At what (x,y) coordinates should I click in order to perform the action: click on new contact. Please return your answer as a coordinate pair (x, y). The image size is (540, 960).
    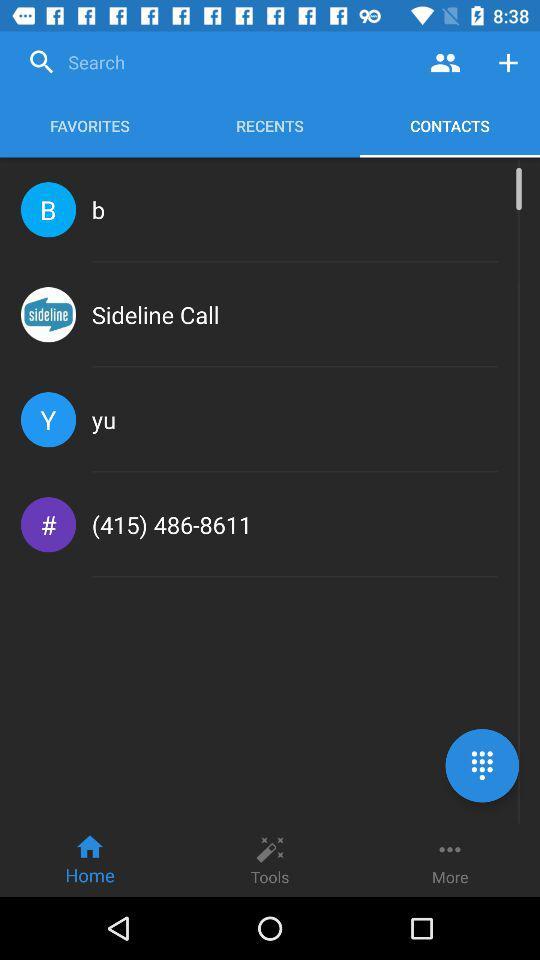
    Looking at the image, I should click on (508, 62).